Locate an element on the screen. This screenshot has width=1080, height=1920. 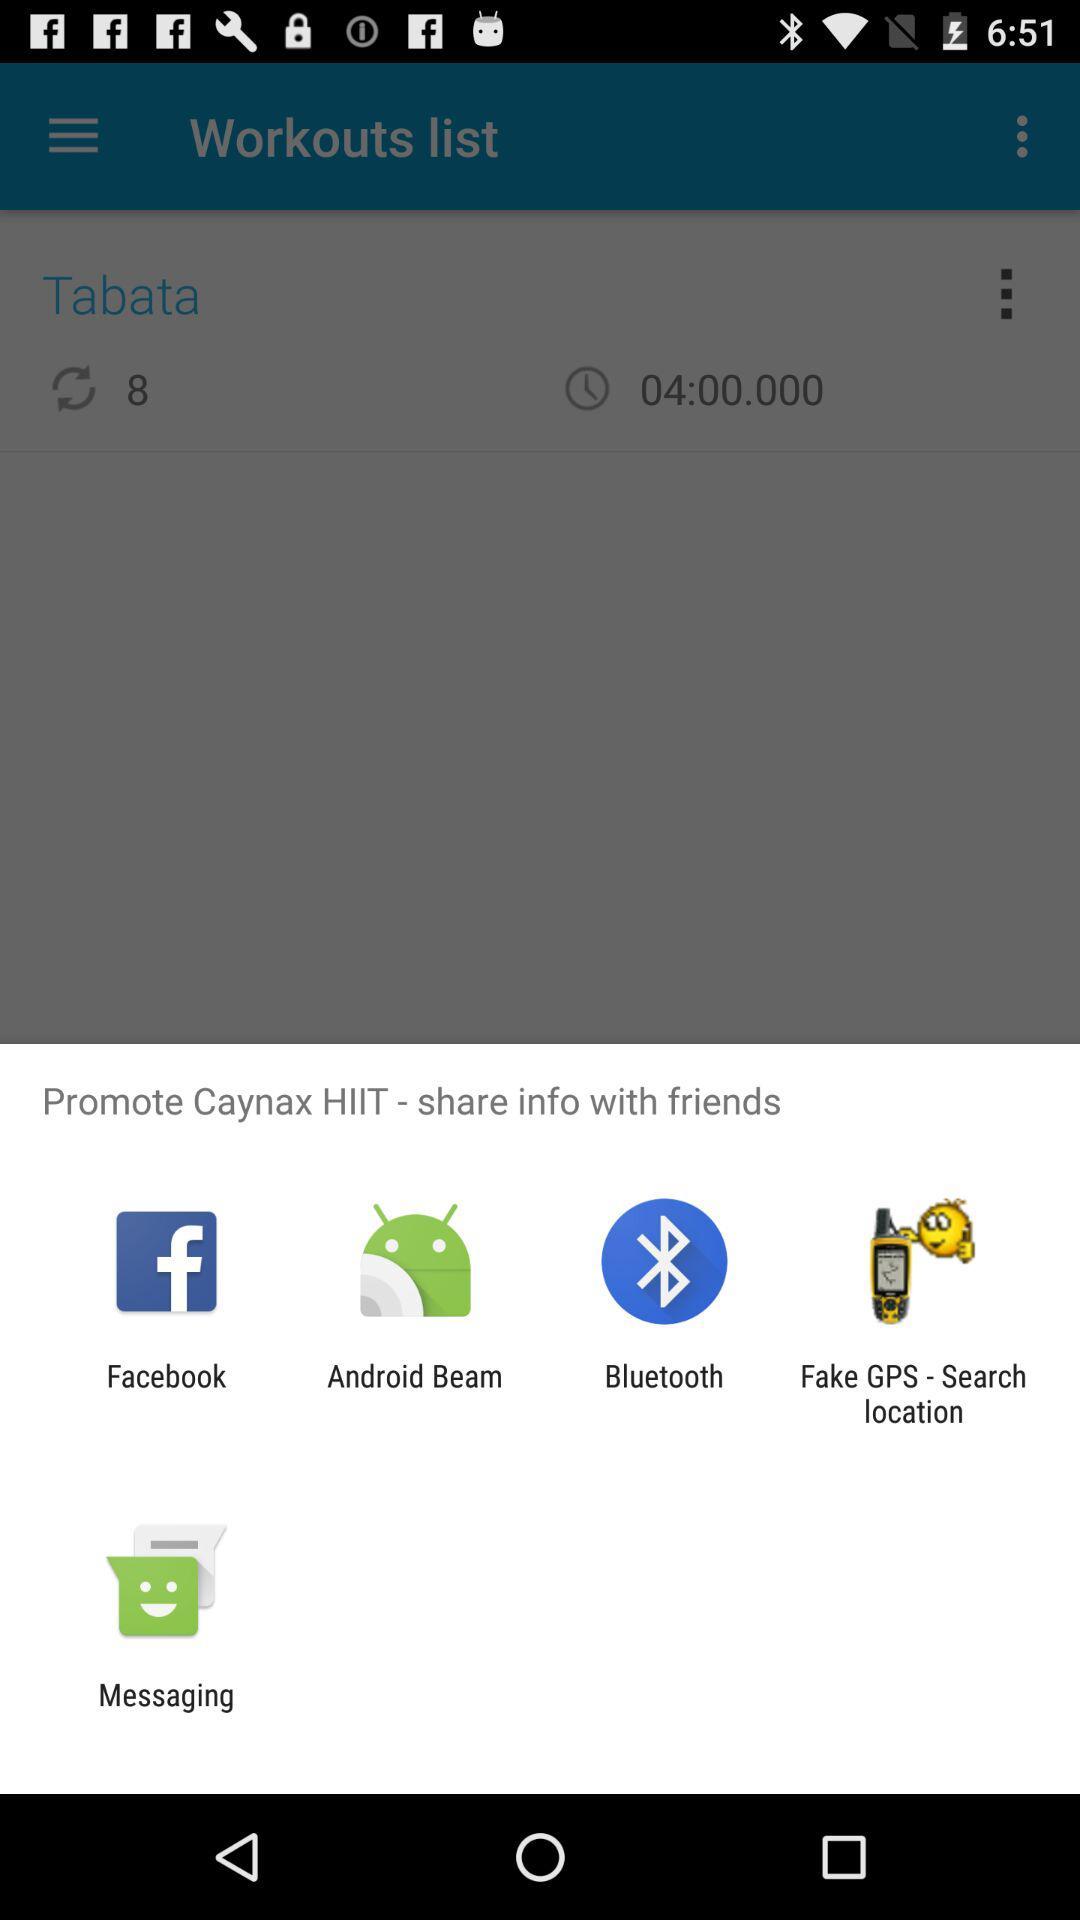
the icon to the right of bluetooth icon is located at coordinates (913, 1392).